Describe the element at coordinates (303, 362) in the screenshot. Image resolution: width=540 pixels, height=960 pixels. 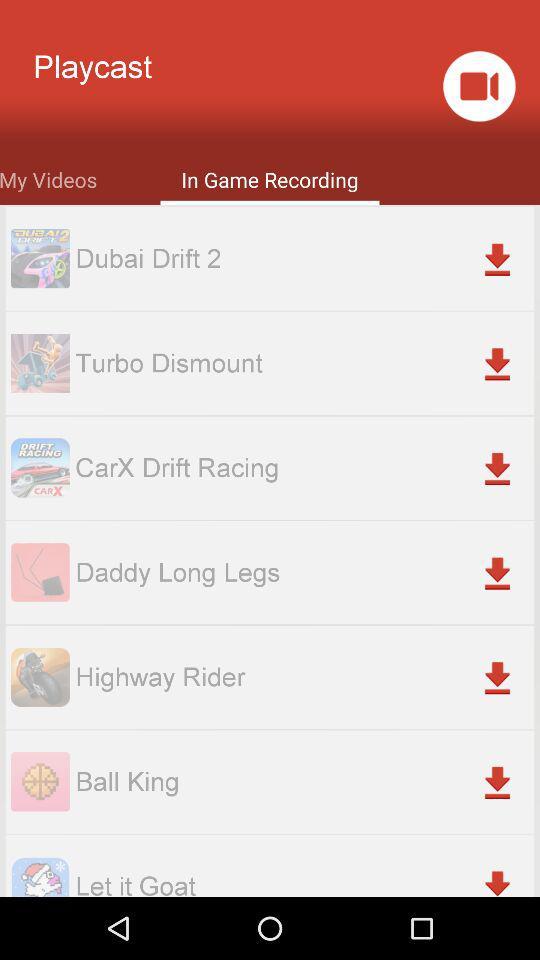
I see `turbo dismount item` at that location.